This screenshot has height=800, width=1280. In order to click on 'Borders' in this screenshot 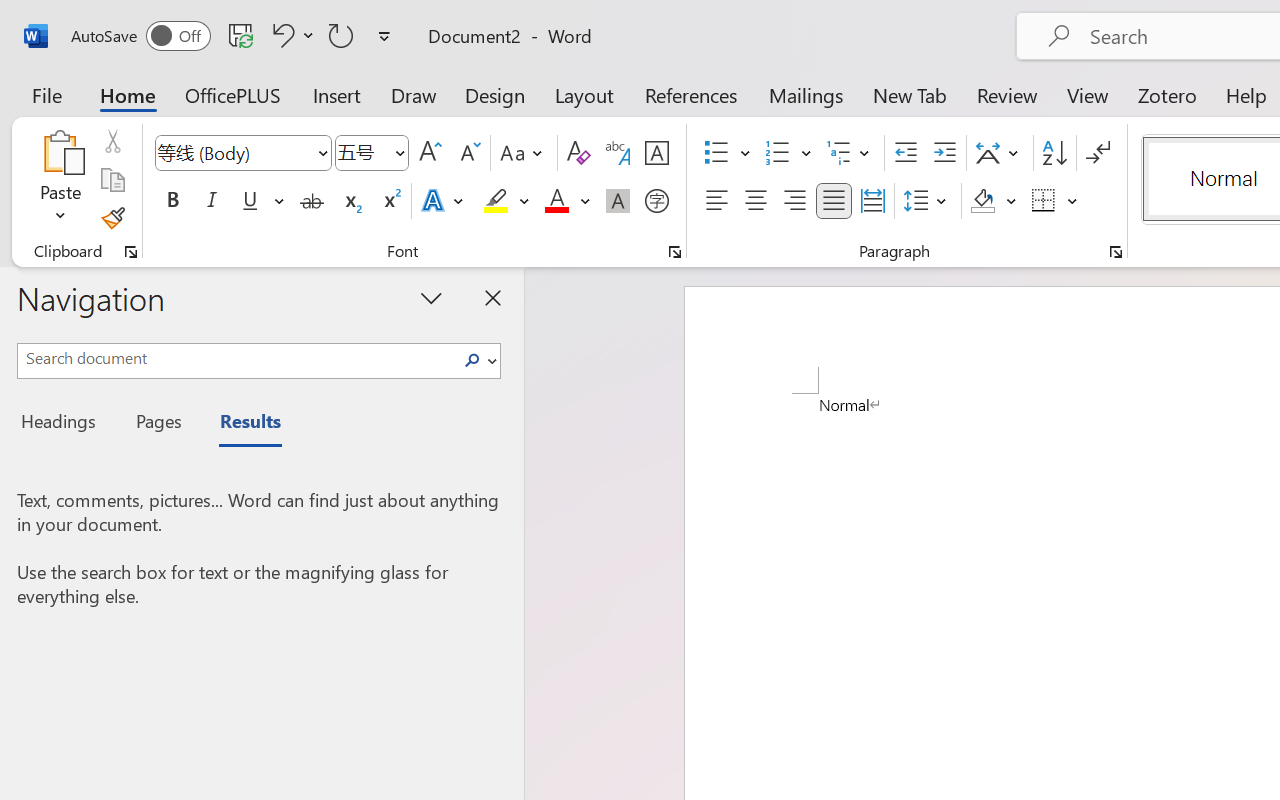, I will do `click(1054, 201)`.